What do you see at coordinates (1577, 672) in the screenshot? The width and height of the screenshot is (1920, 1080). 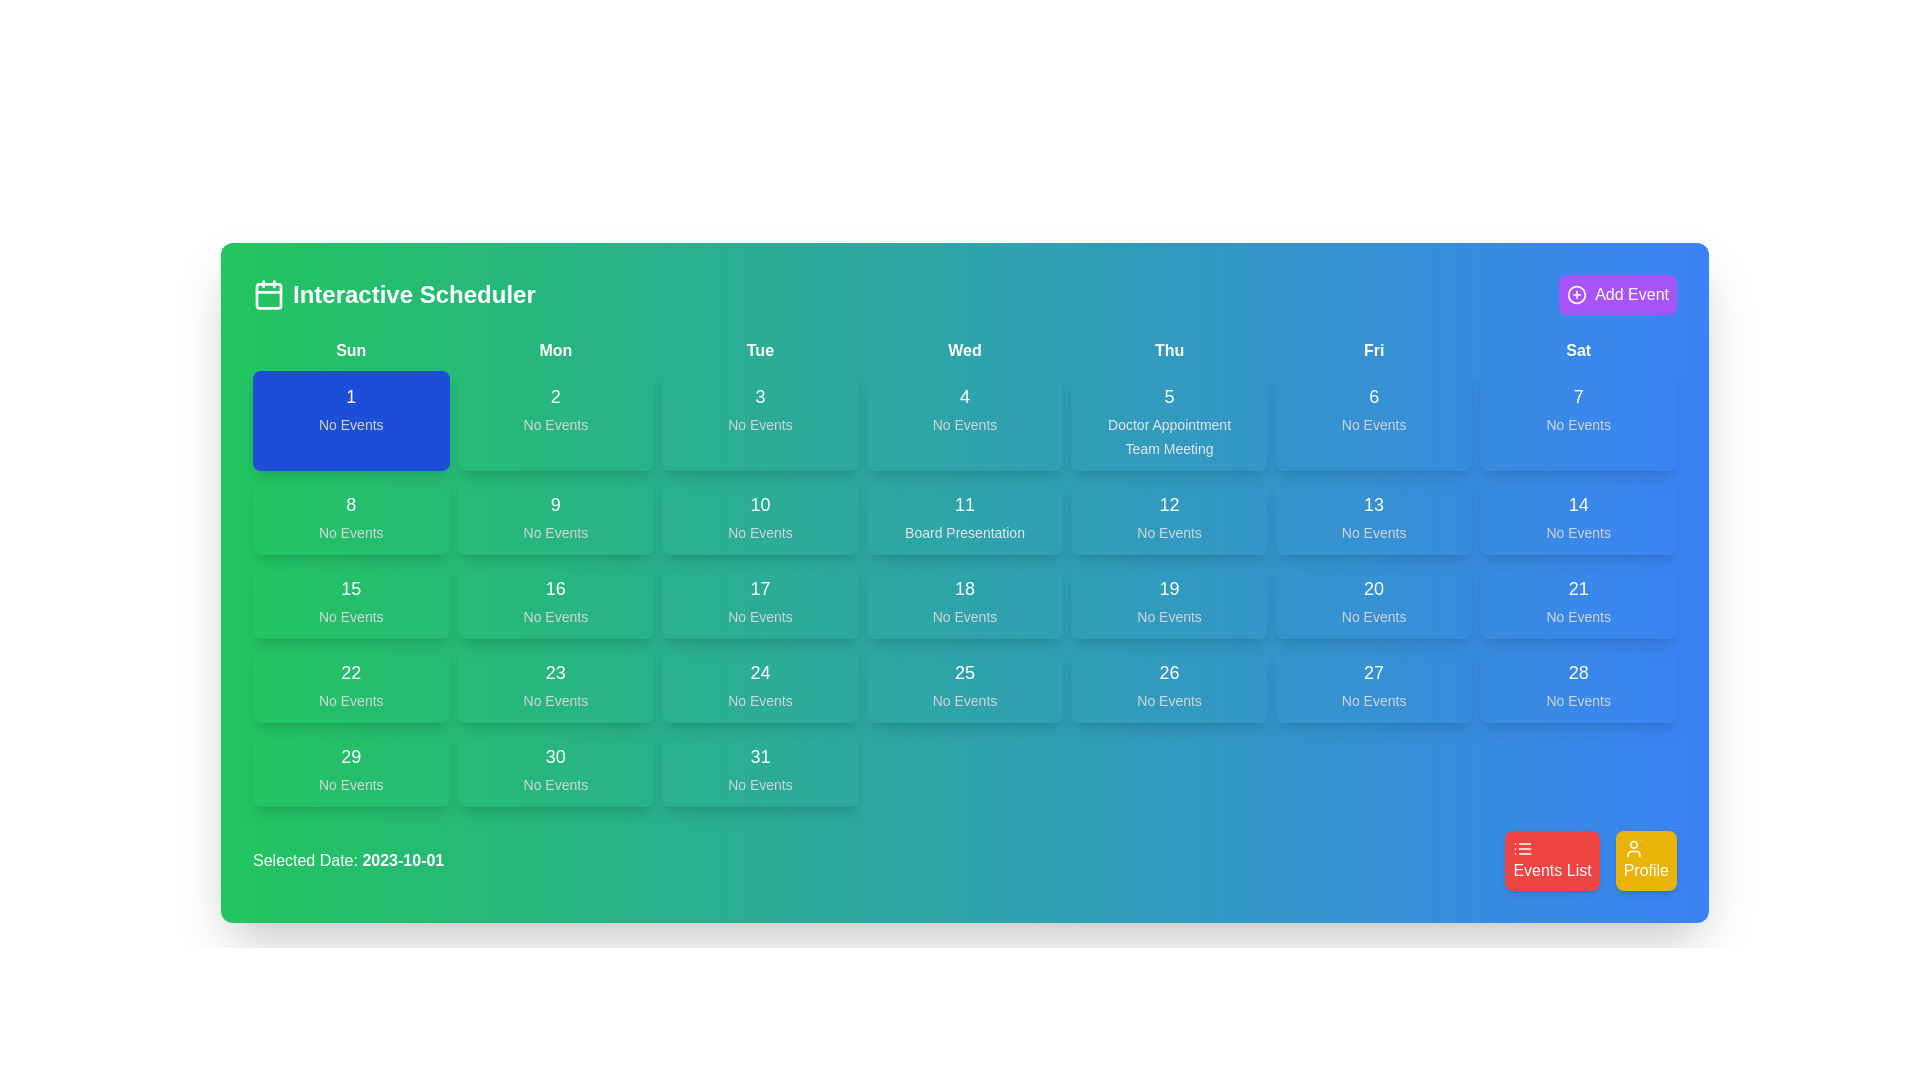 I see `the static text label displaying '28' in a bold font, located in the sixth row and seventh column of the calendar grid` at bounding box center [1577, 672].